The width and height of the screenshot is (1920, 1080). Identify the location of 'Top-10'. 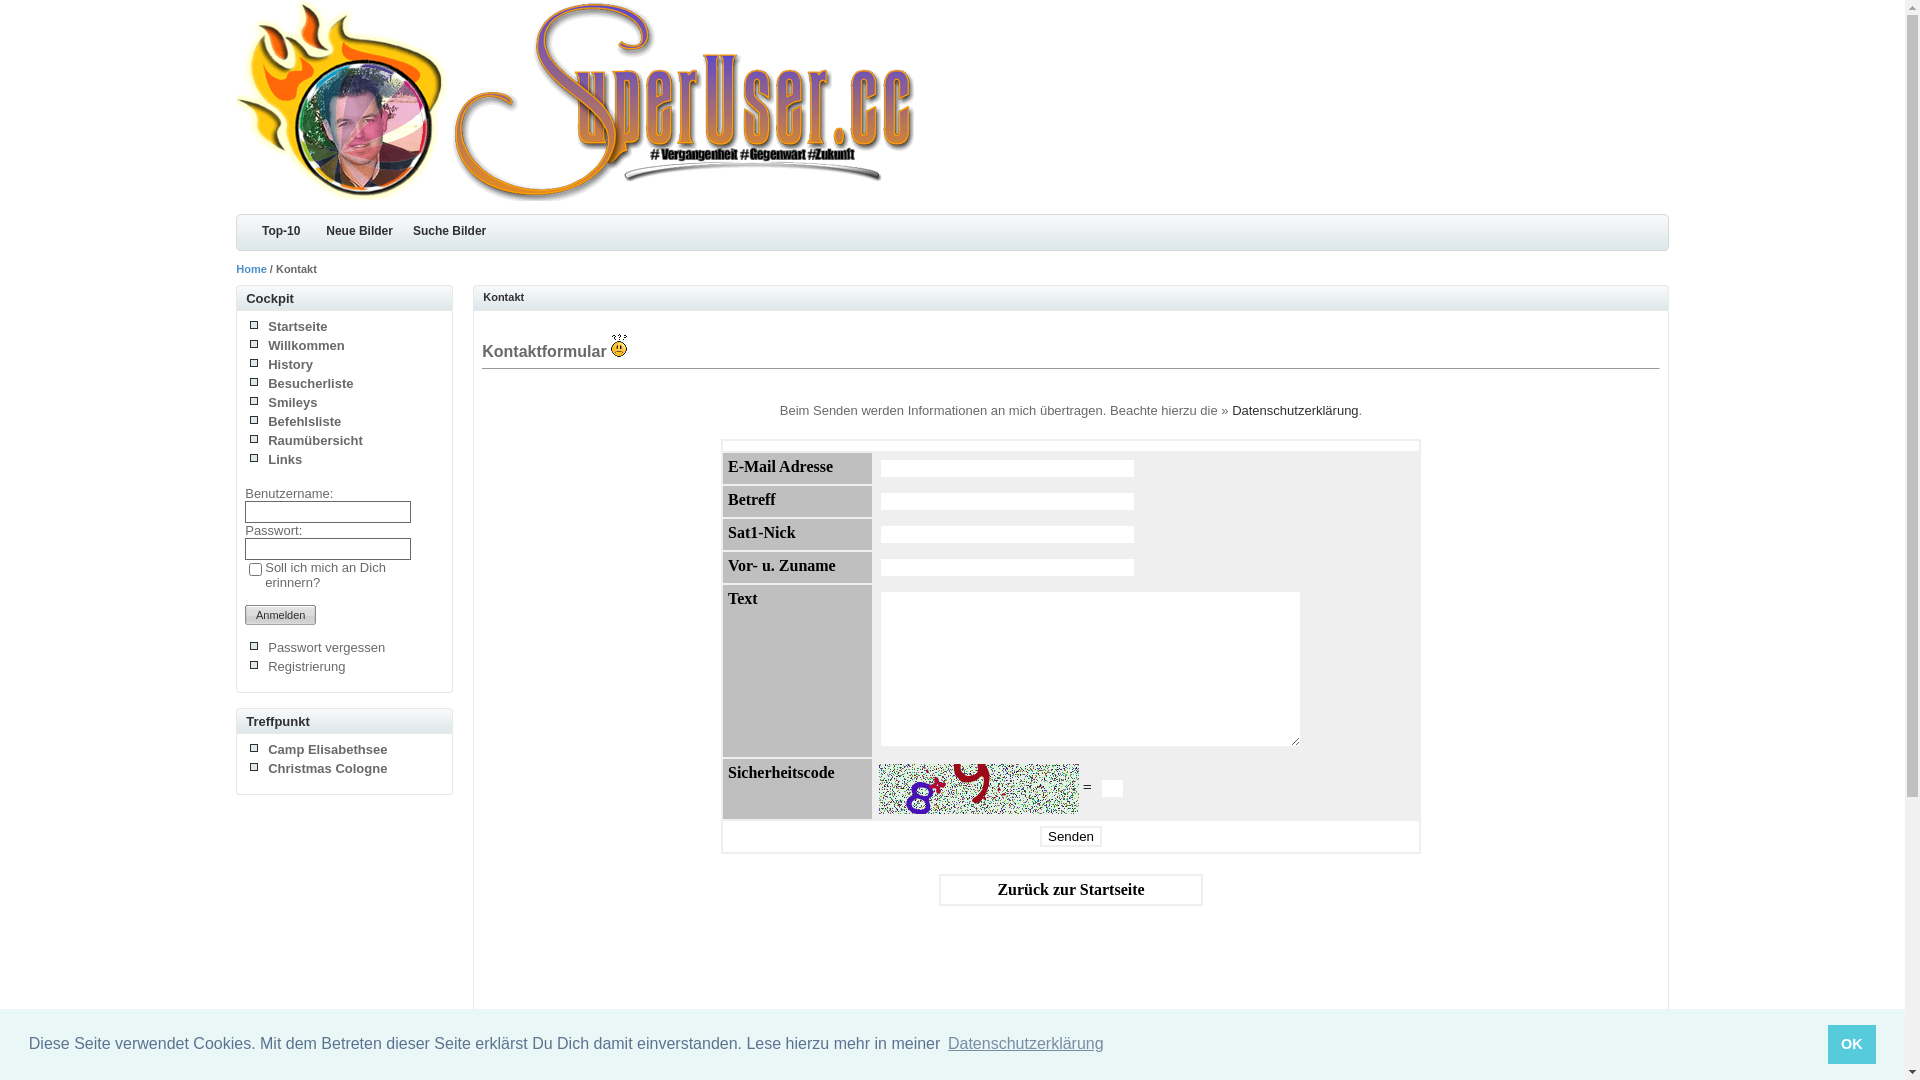
(235, 231).